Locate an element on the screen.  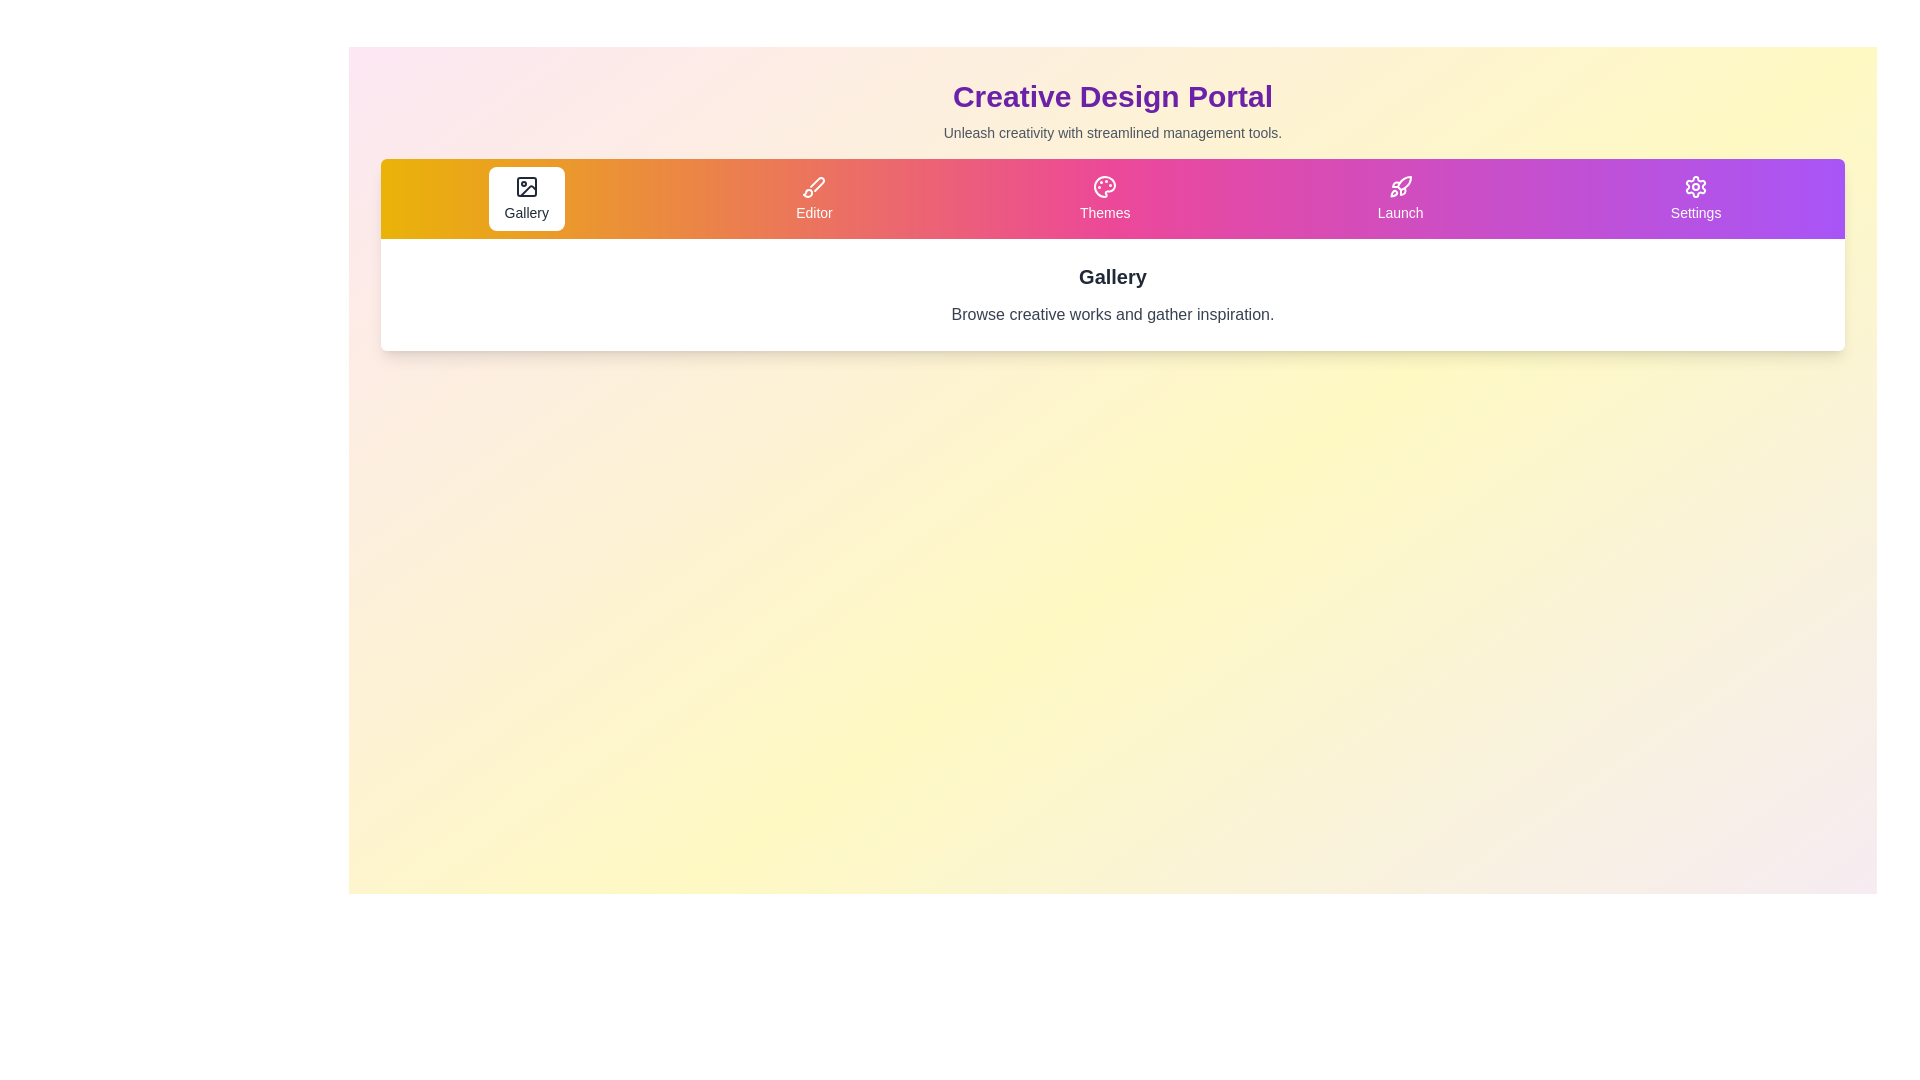
the nearby elements in the section containing the title 'Creative Design Portal', which features a bold, large, purple headline and a smaller gray description below it is located at coordinates (1112, 111).